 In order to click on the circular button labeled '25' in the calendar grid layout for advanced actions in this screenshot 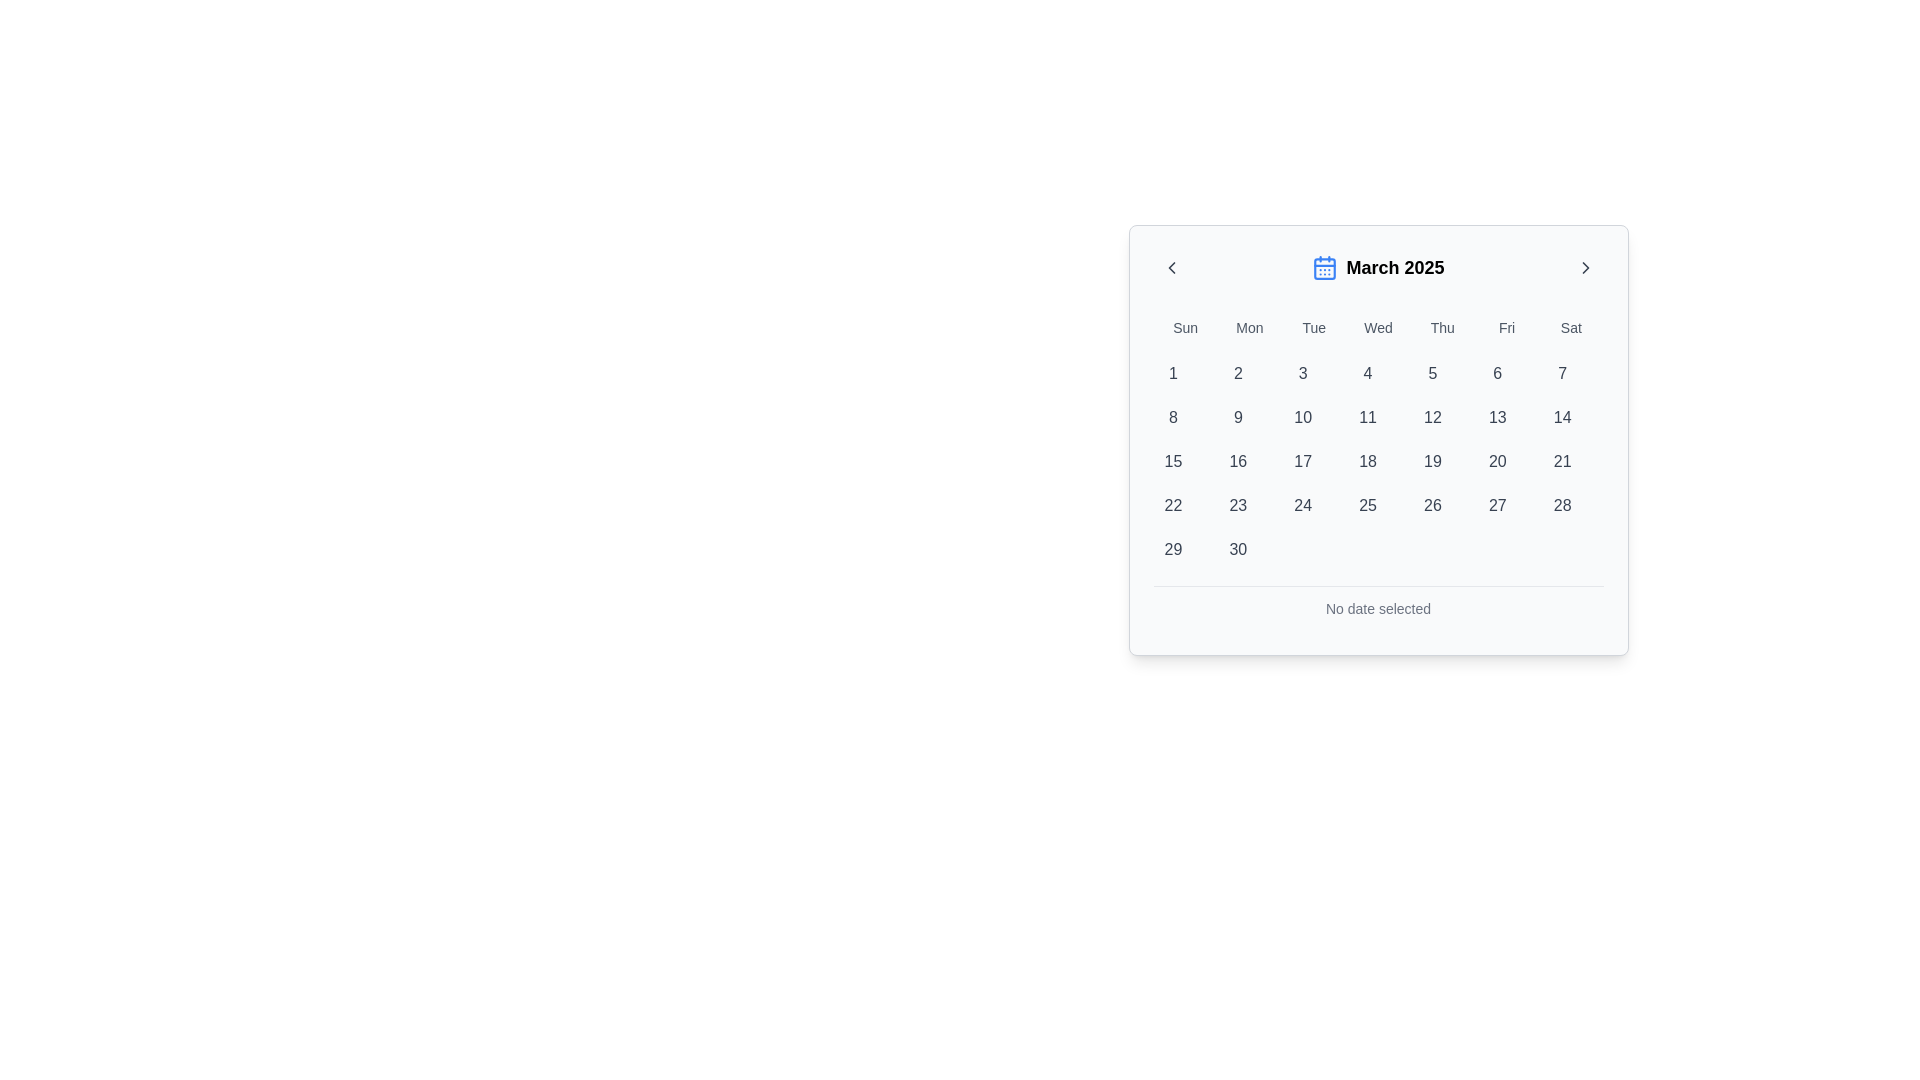, I will do `click(1367, 504)`.